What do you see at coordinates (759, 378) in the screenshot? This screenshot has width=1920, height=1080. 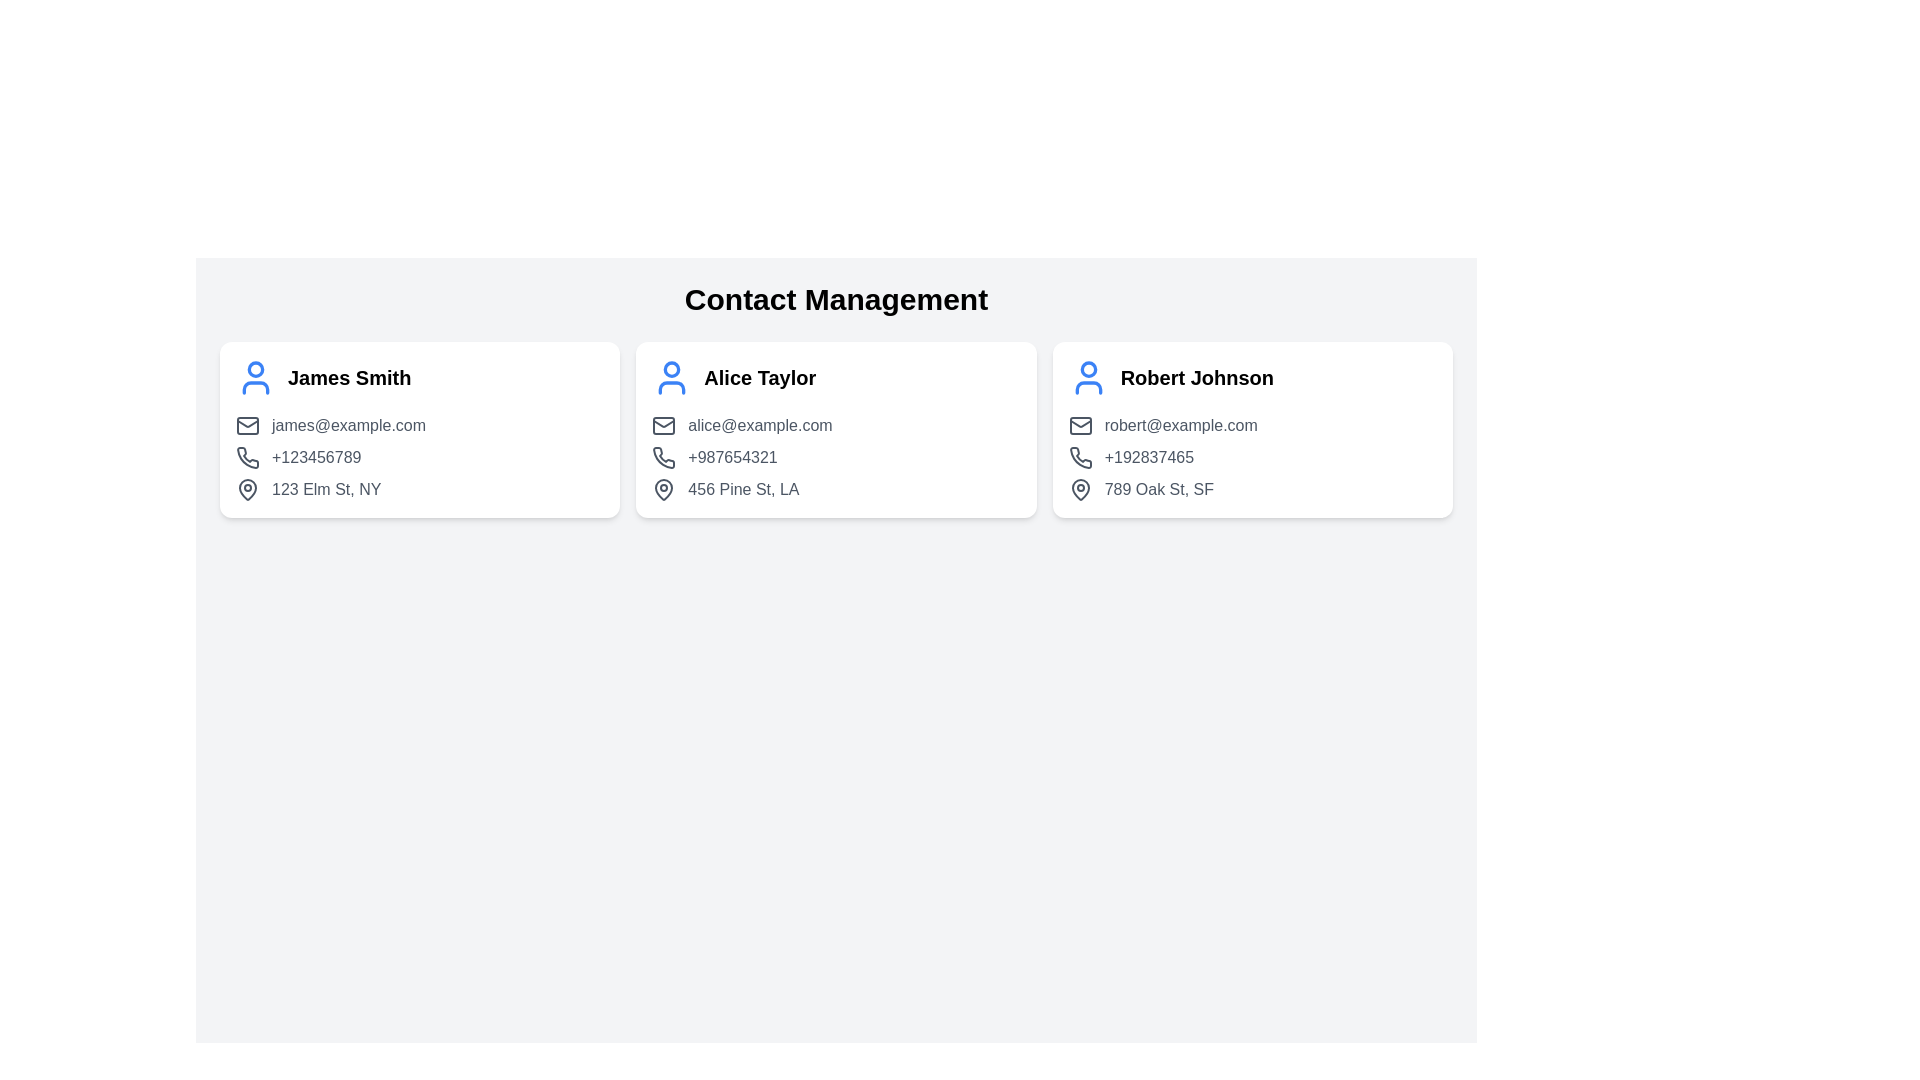 I see `the text label displaying the name 'Alice Taylor,' which is located in the center of the second card in a three-card layout, positioned above the email, phone, and address details` at bounding box center [759, 378].